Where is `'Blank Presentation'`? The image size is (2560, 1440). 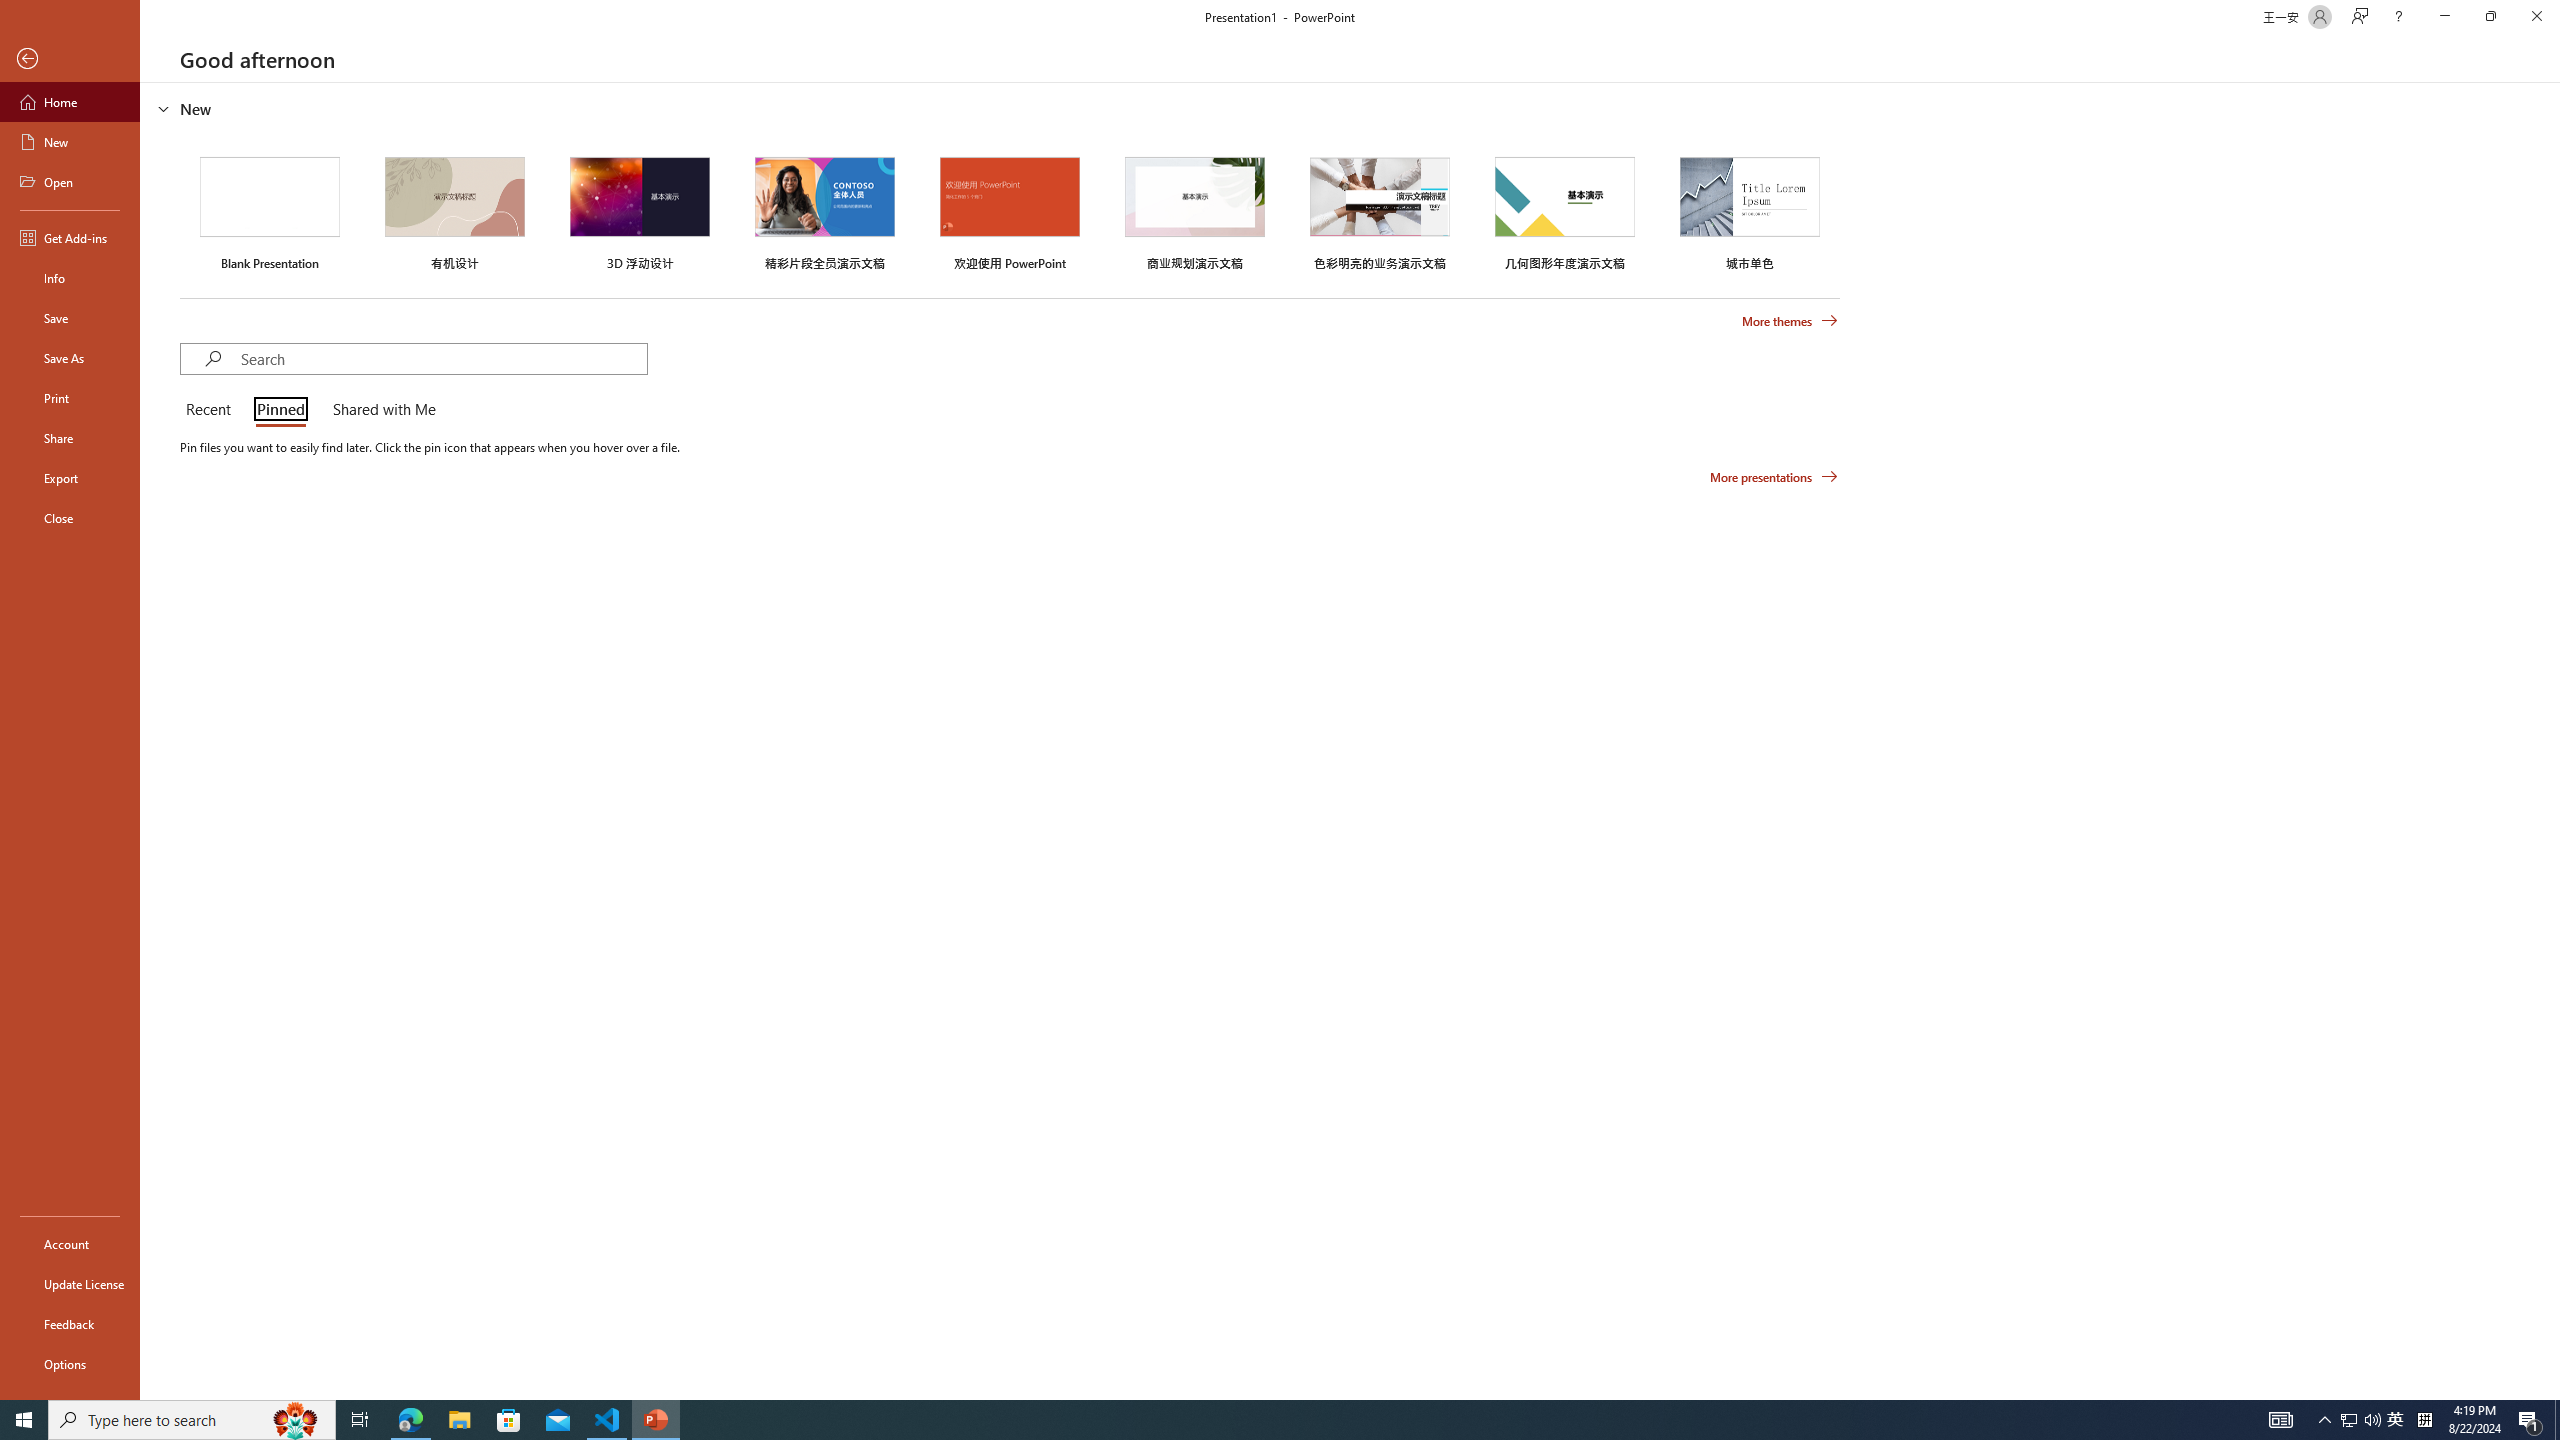
'Blank Presentation' is located at coordinates (269, 210).